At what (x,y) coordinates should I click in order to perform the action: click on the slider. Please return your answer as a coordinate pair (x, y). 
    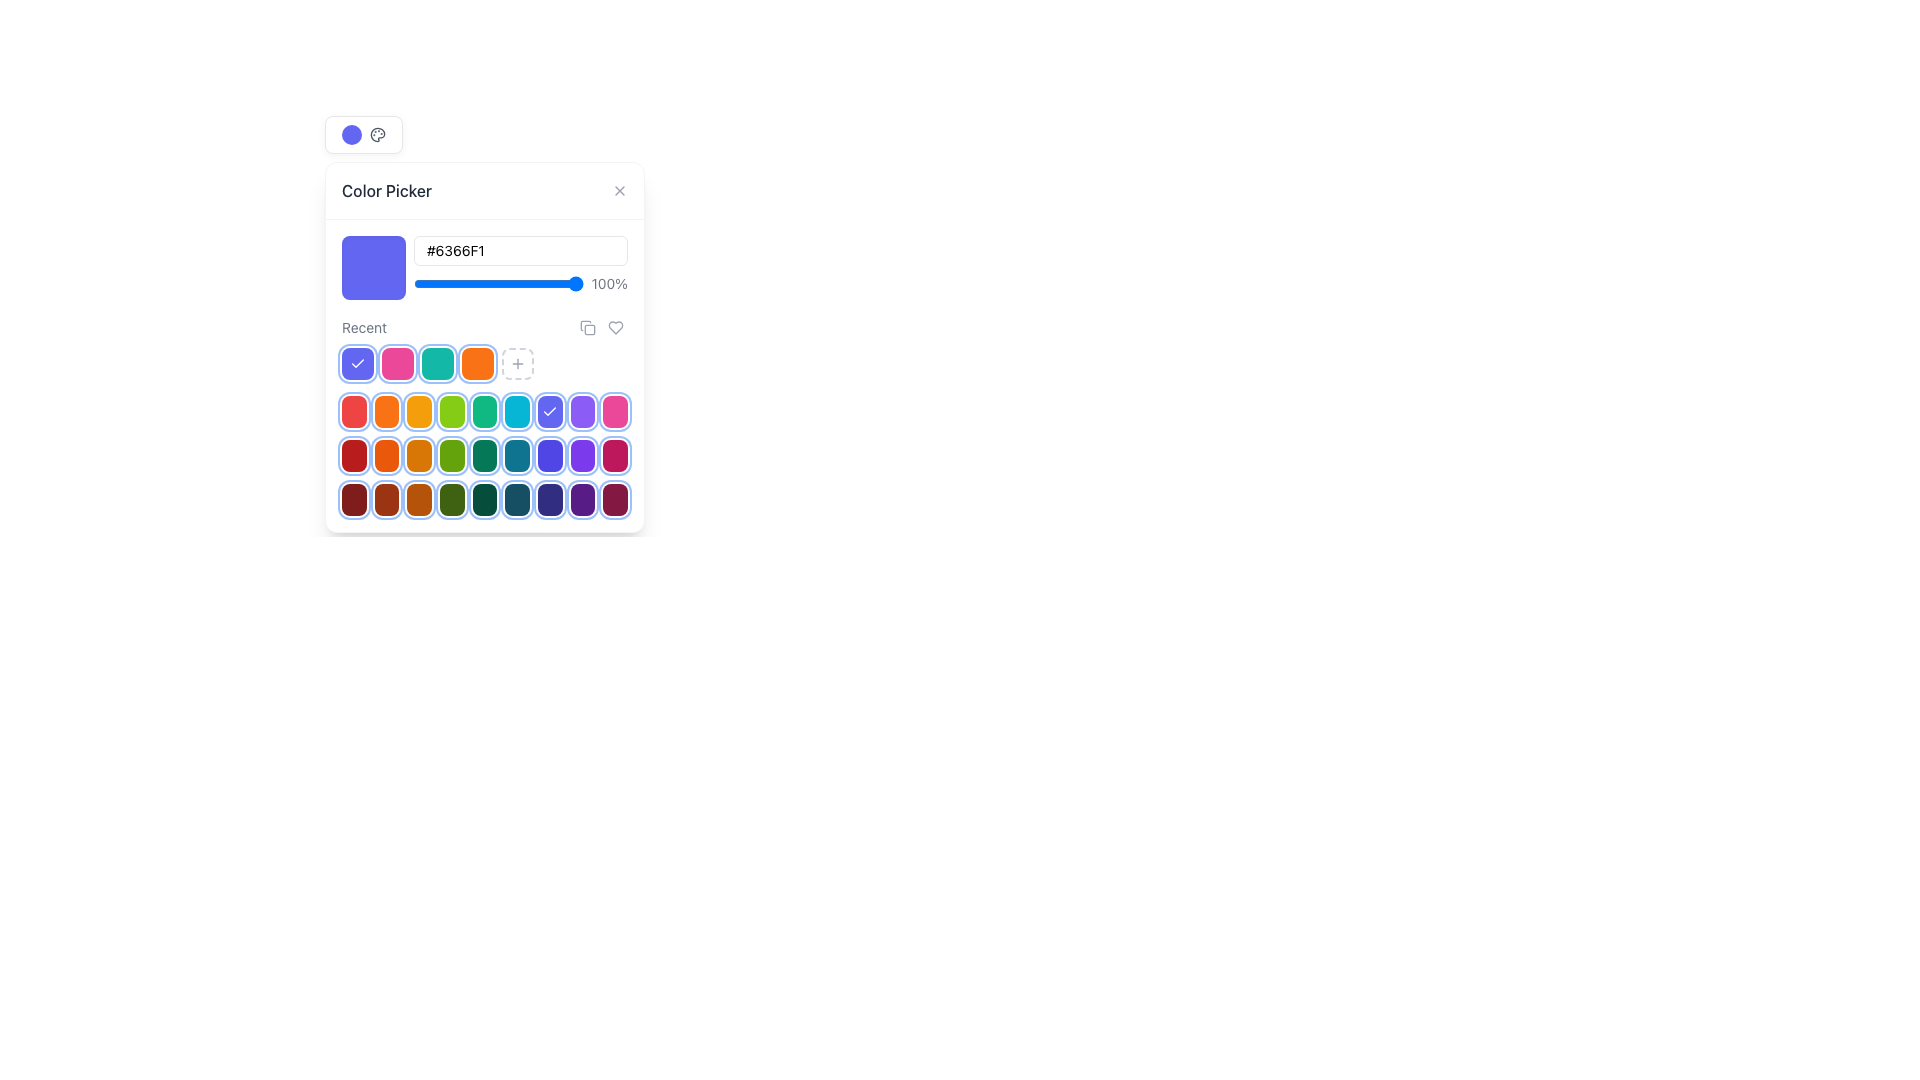
    Looking at the image, I should click on (424, 284).